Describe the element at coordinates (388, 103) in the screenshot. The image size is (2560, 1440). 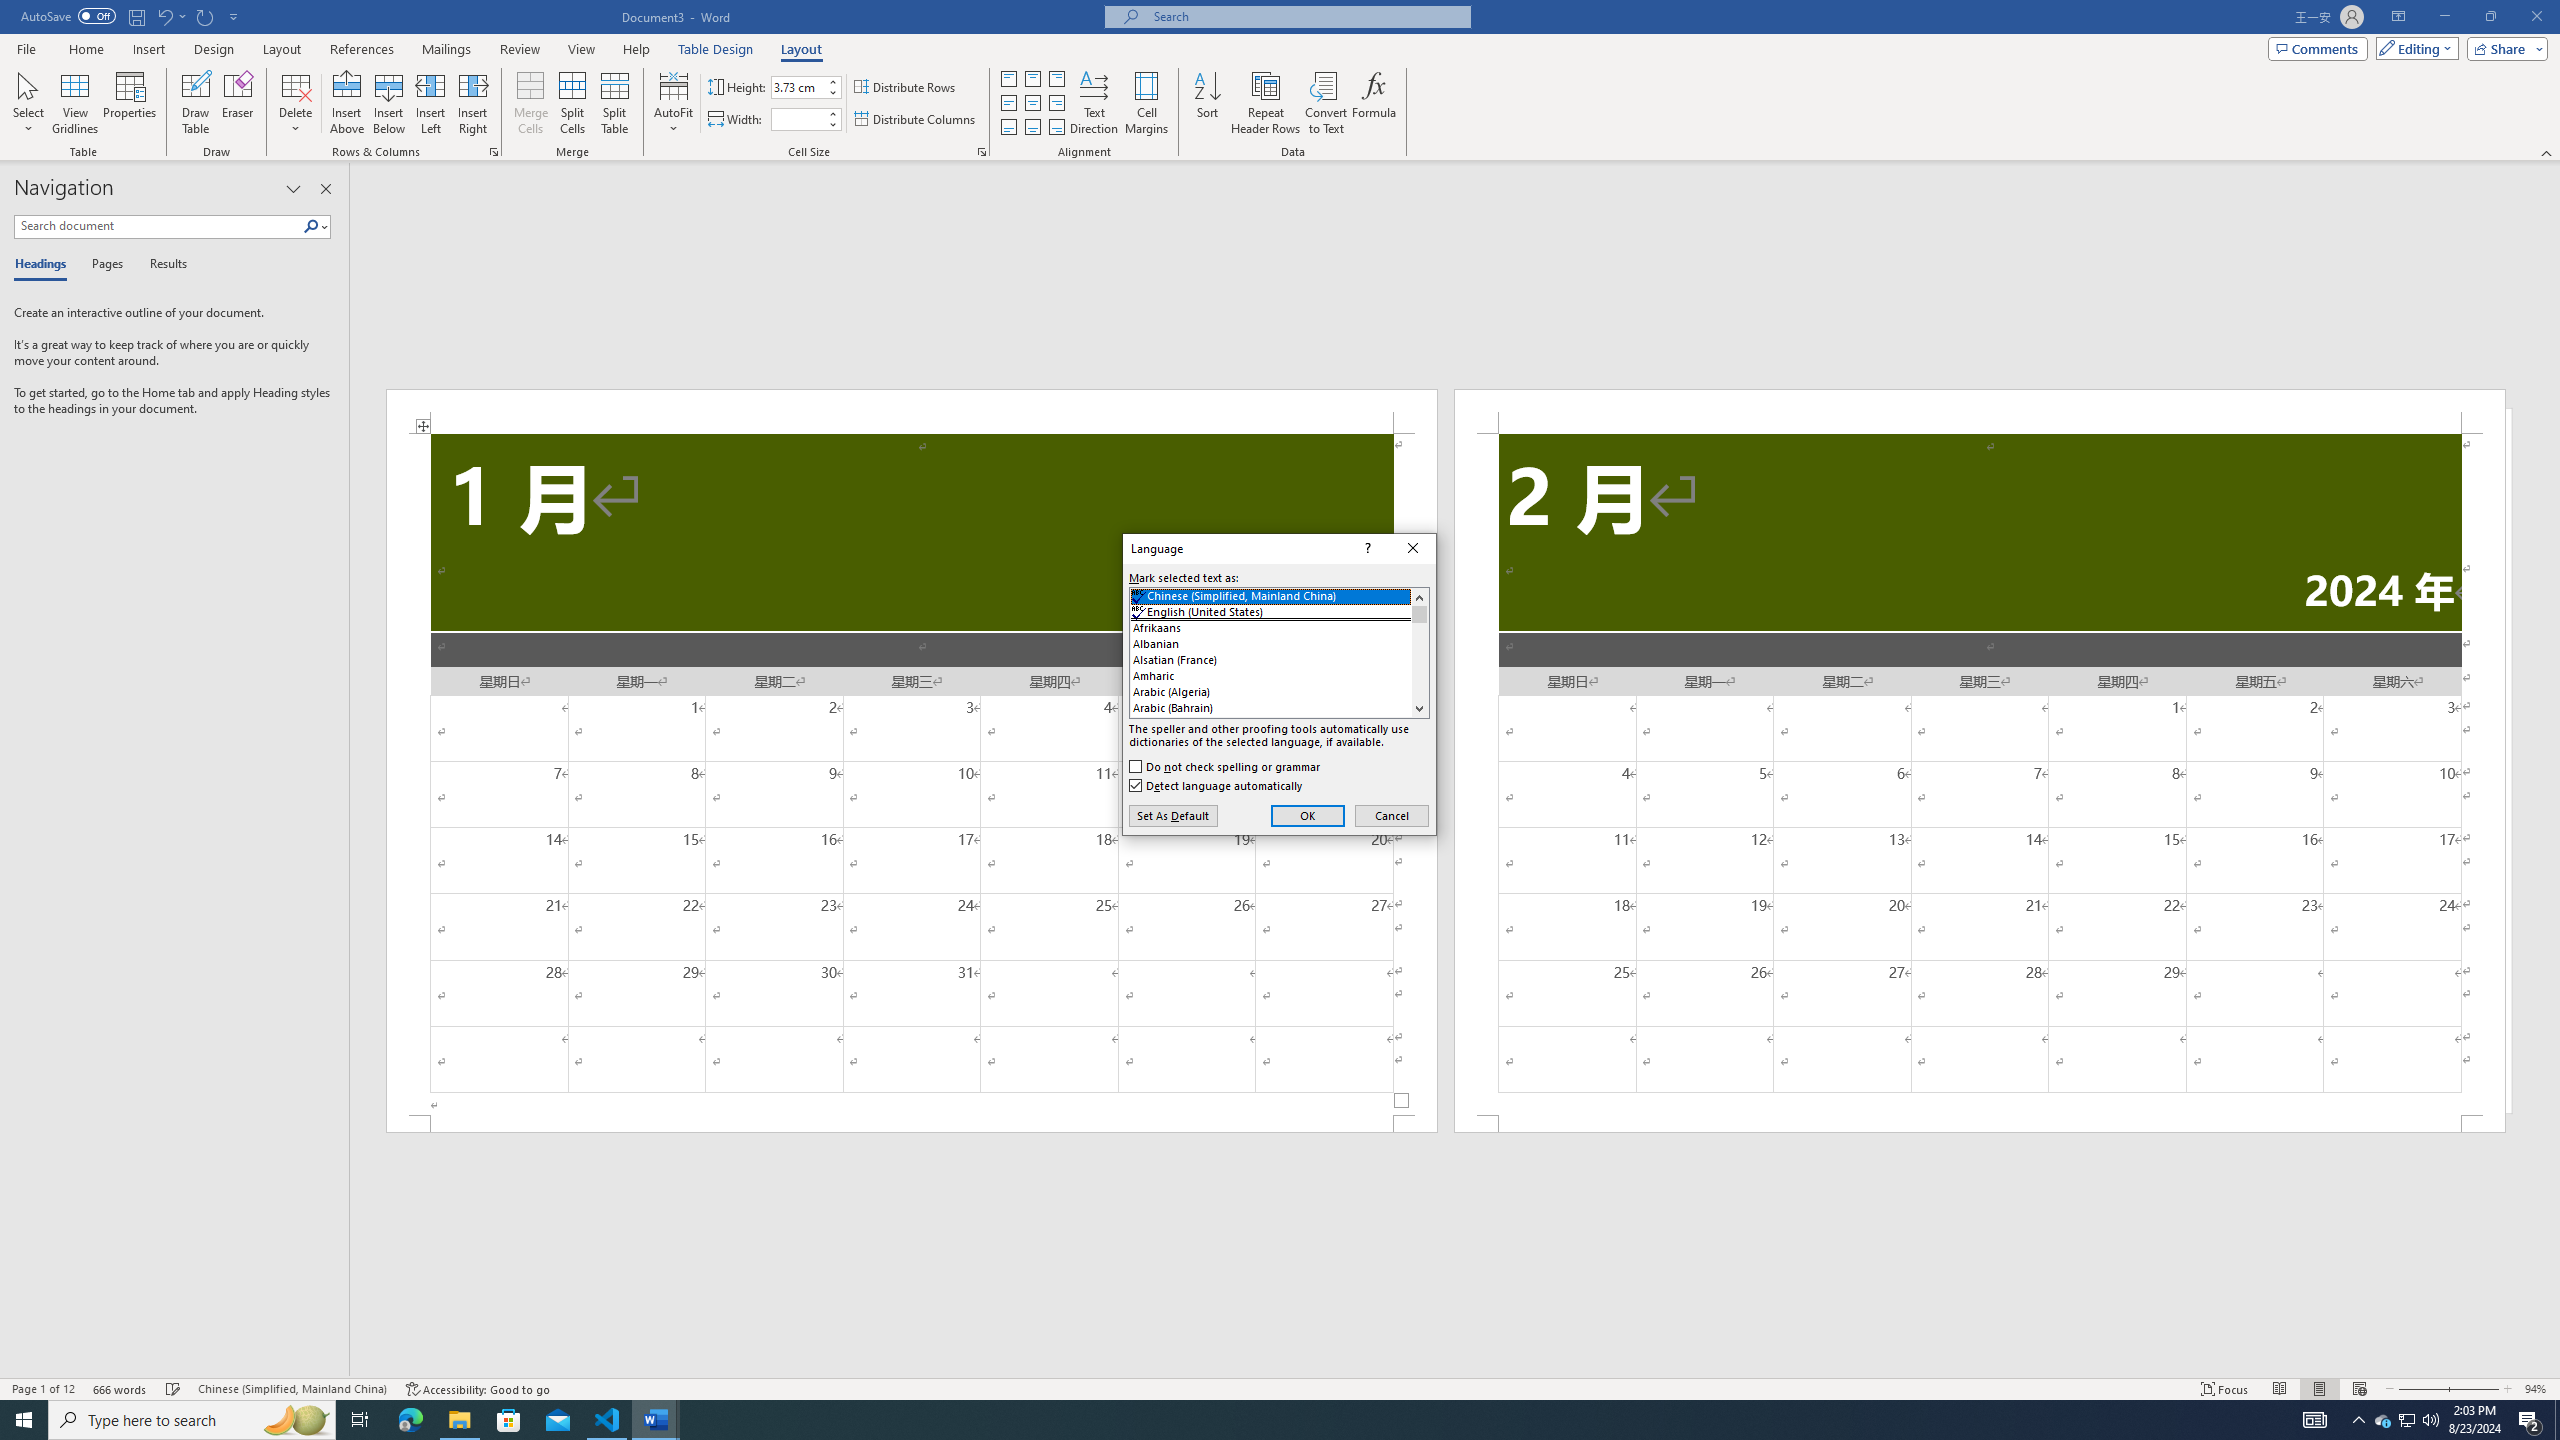
I see `'Insert Below'` at that location.